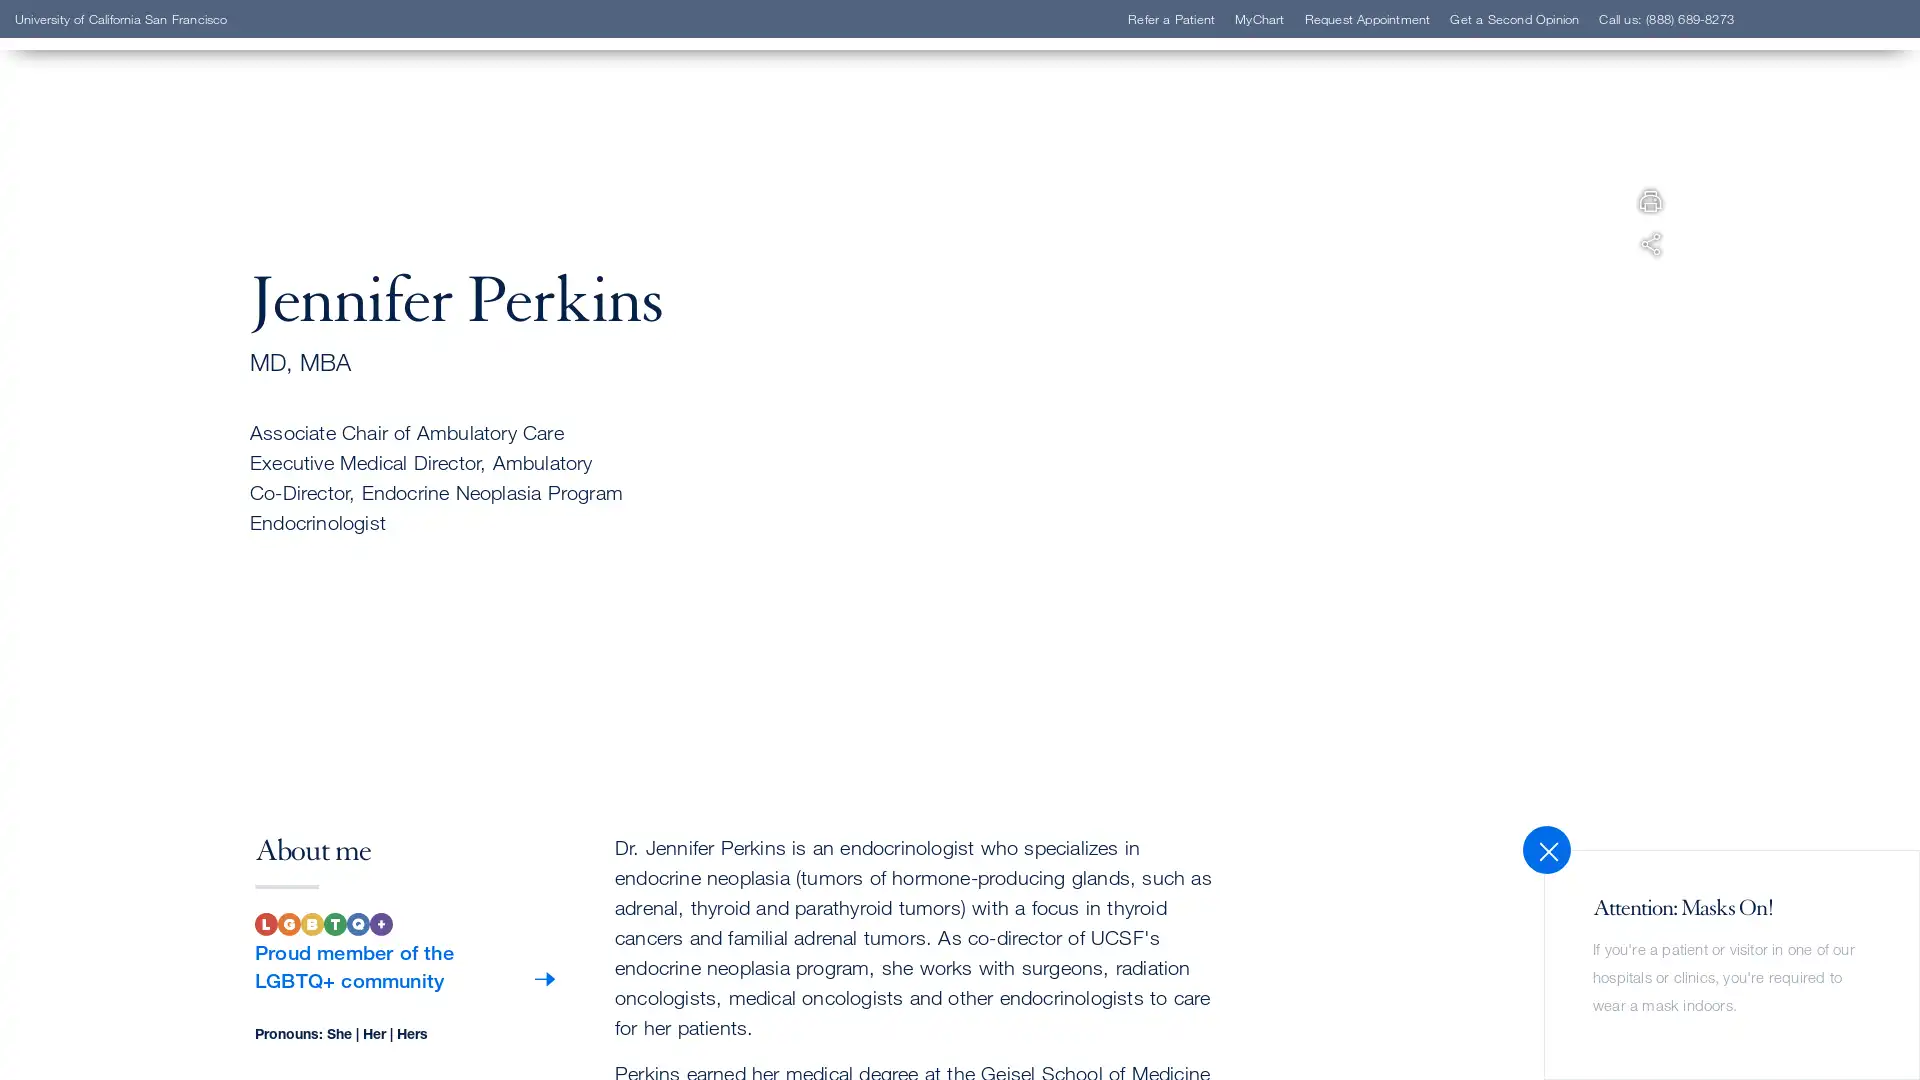 Image resolution: width=1920 pixels, height=1080 pixels. What do you see at coordinates (127, 414) in the screenshot?
I see `Treatments` at bounding box center [127, 414].